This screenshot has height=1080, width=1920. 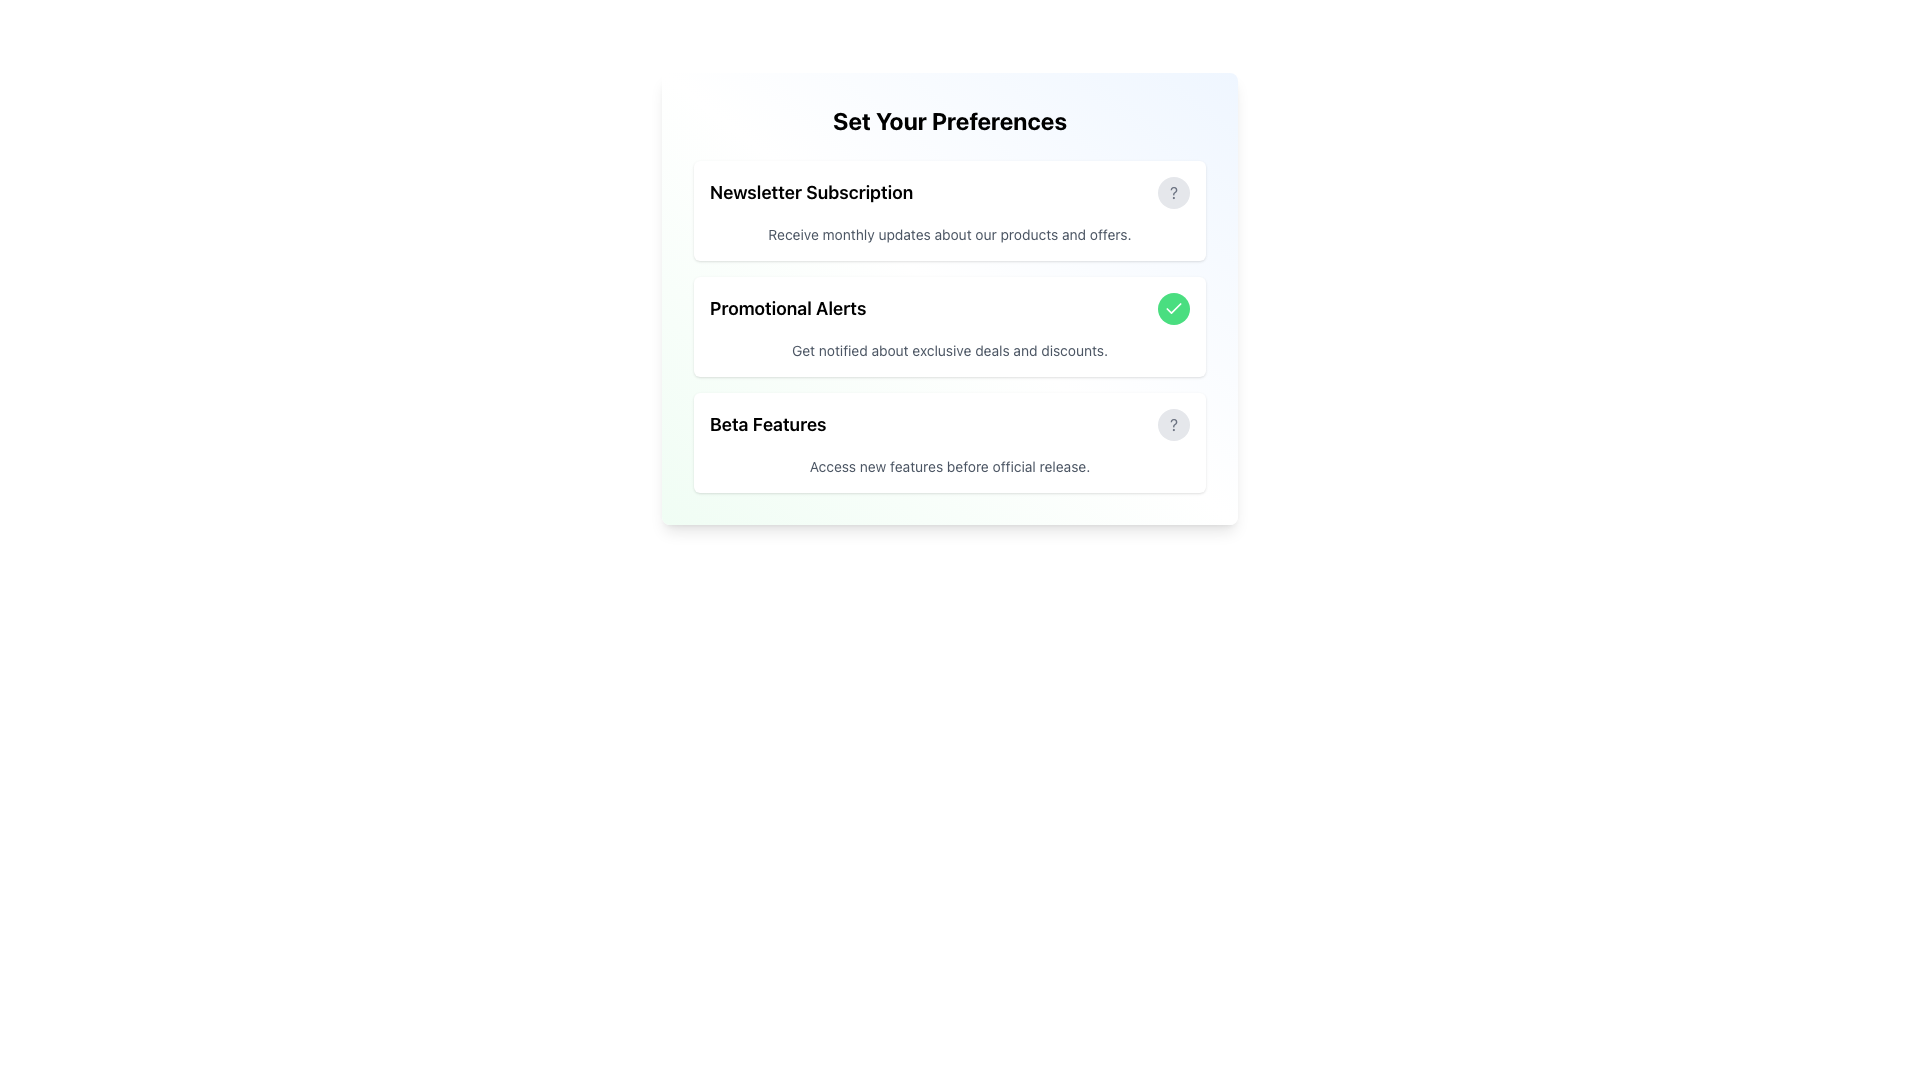 What do you see at coordinates (949, 308) in the screenshot?
I see `the green button that serves as a toggle for promotional alerts, located below 'Newsletter Subscription'` at bounding box center [949, 308].